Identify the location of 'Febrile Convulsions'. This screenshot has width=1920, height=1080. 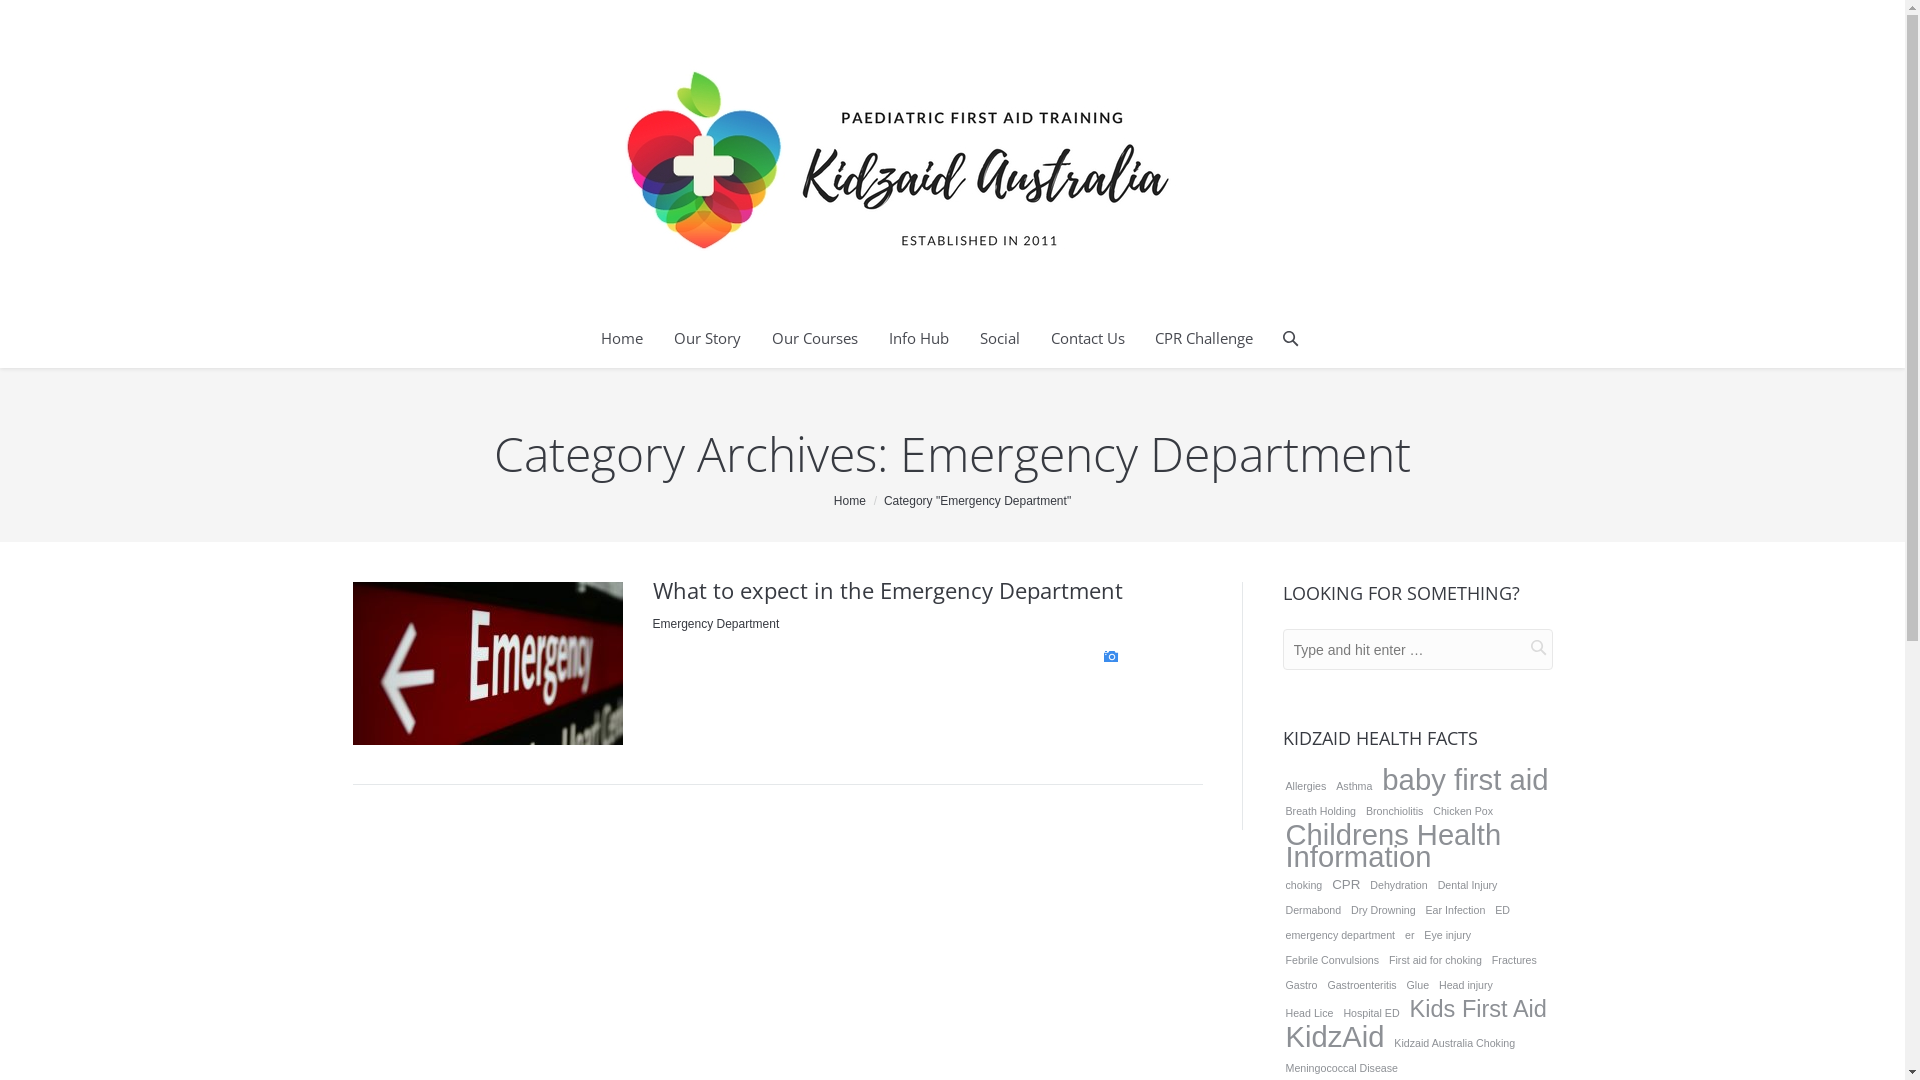
(1332, 959).